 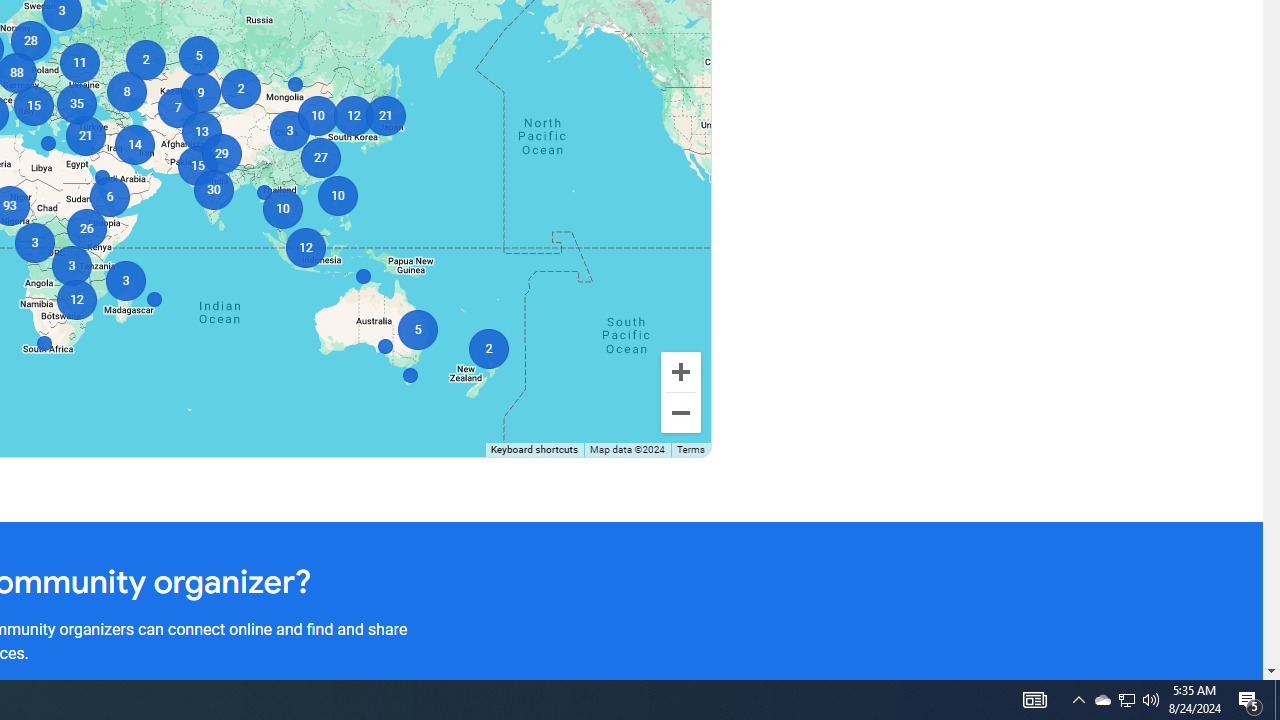 What do you see at coordinates (320, 157) in the screenshot?
I see `'27'` at bounding box center [320, 157].